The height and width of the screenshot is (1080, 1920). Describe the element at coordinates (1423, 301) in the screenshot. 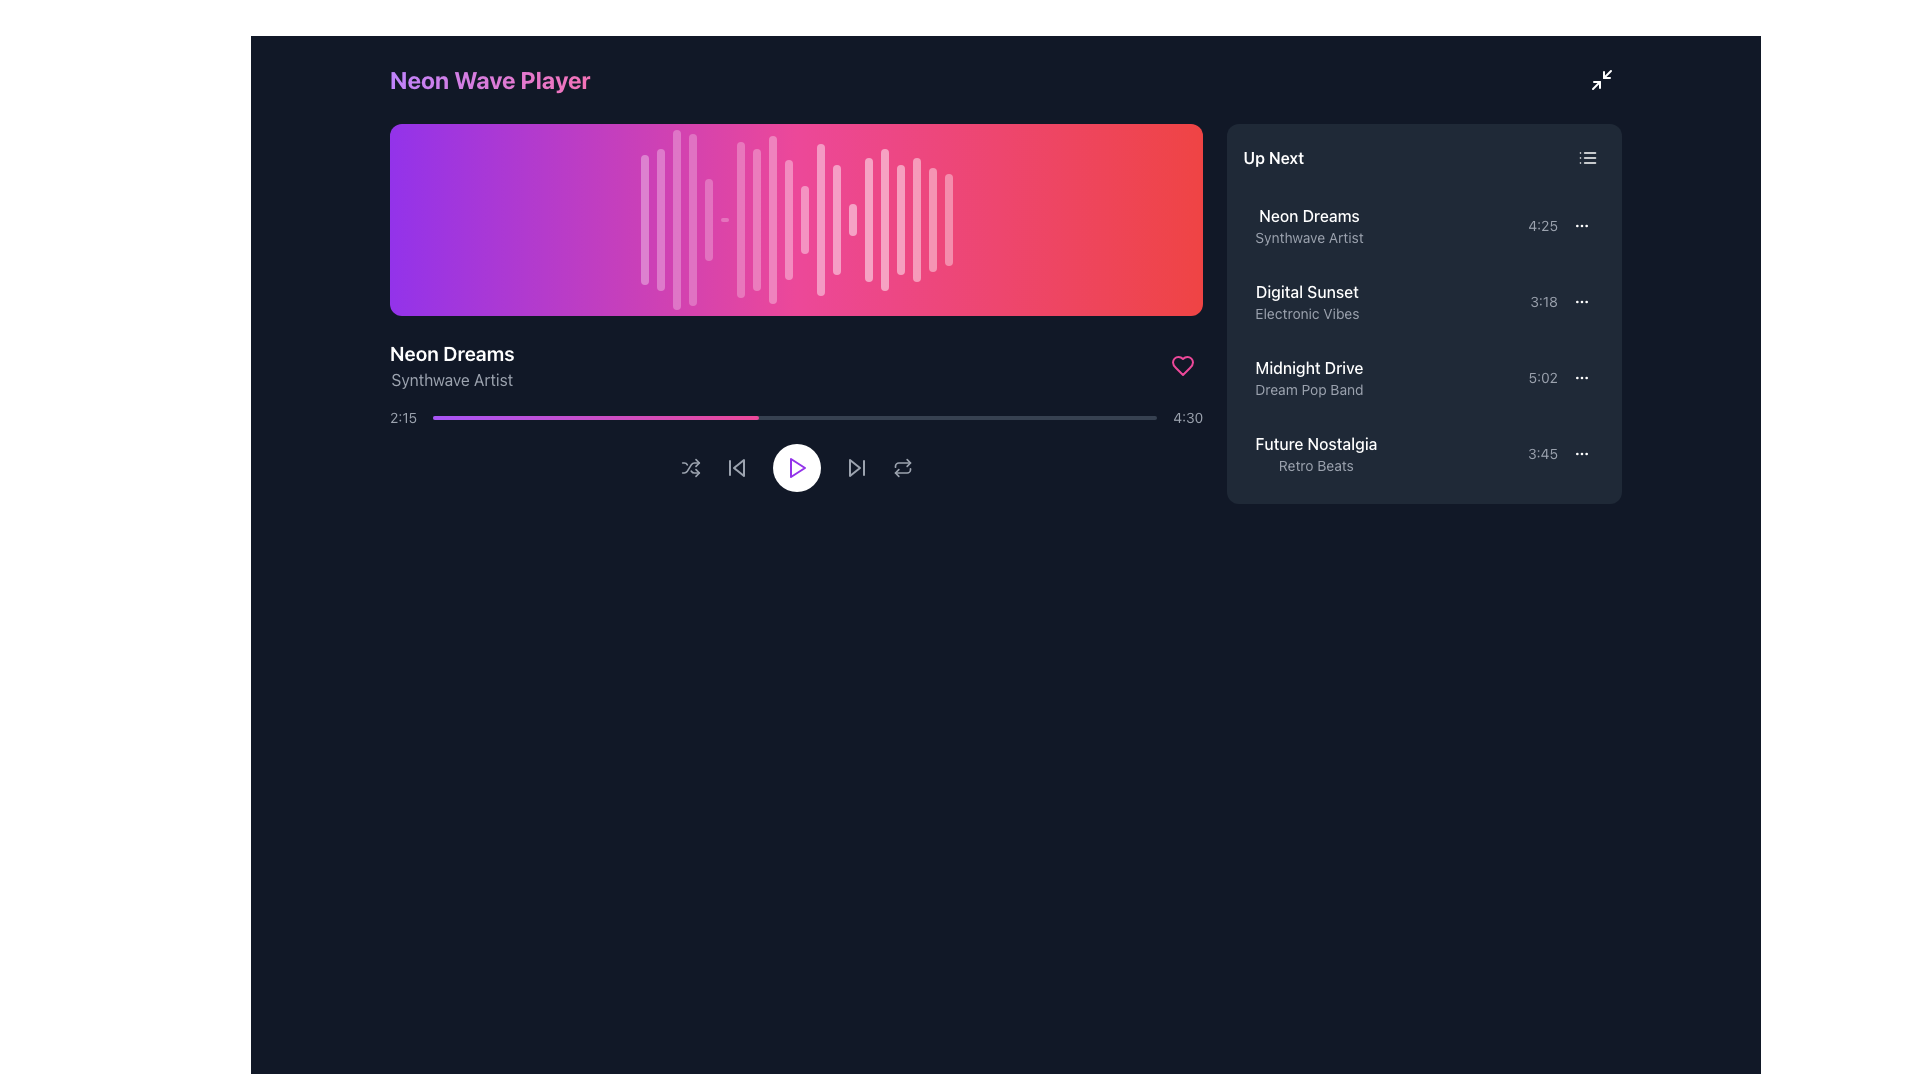

I see `the second item in the playlist titled 'Digital Sunset' to play the song` at that location.